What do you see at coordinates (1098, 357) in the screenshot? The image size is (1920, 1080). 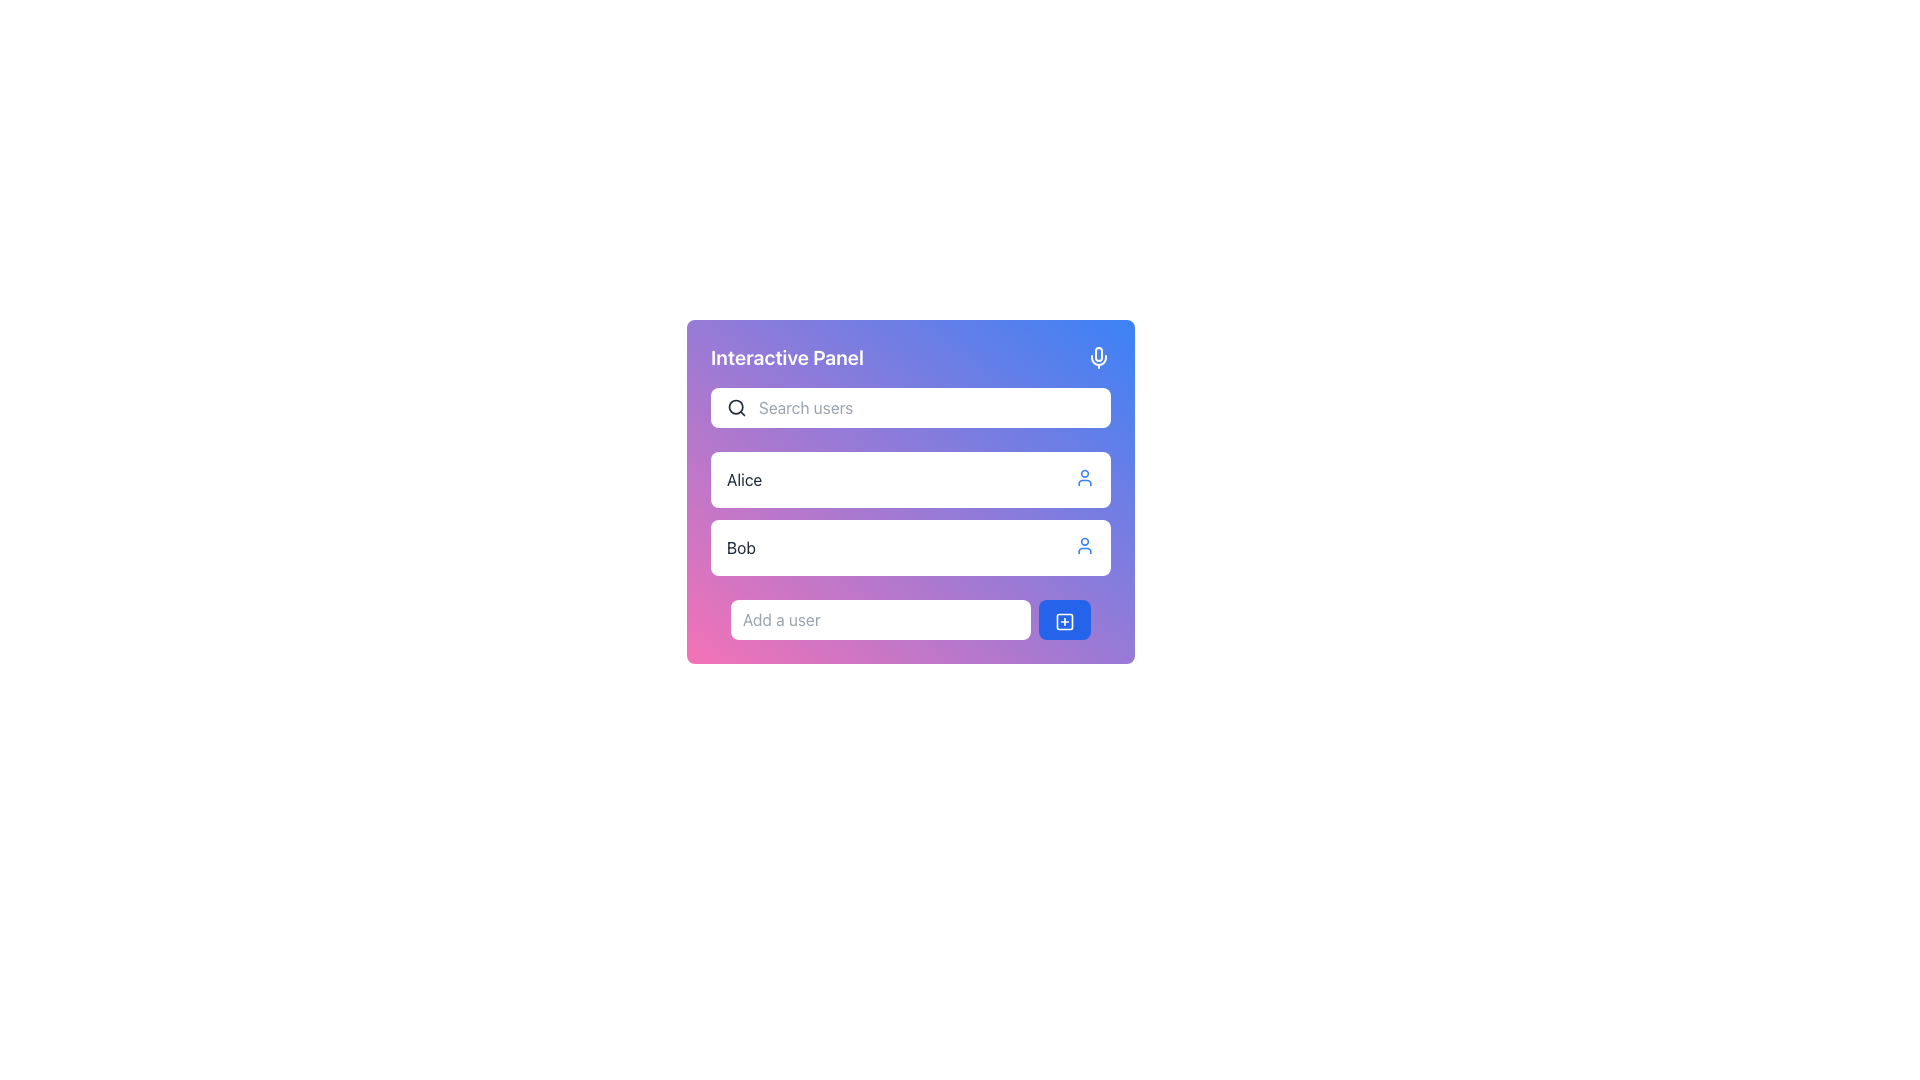 I see `the microphone icon located at the far right of the 'Interactive Panel' title bar` at bounding box center [1098, 357].